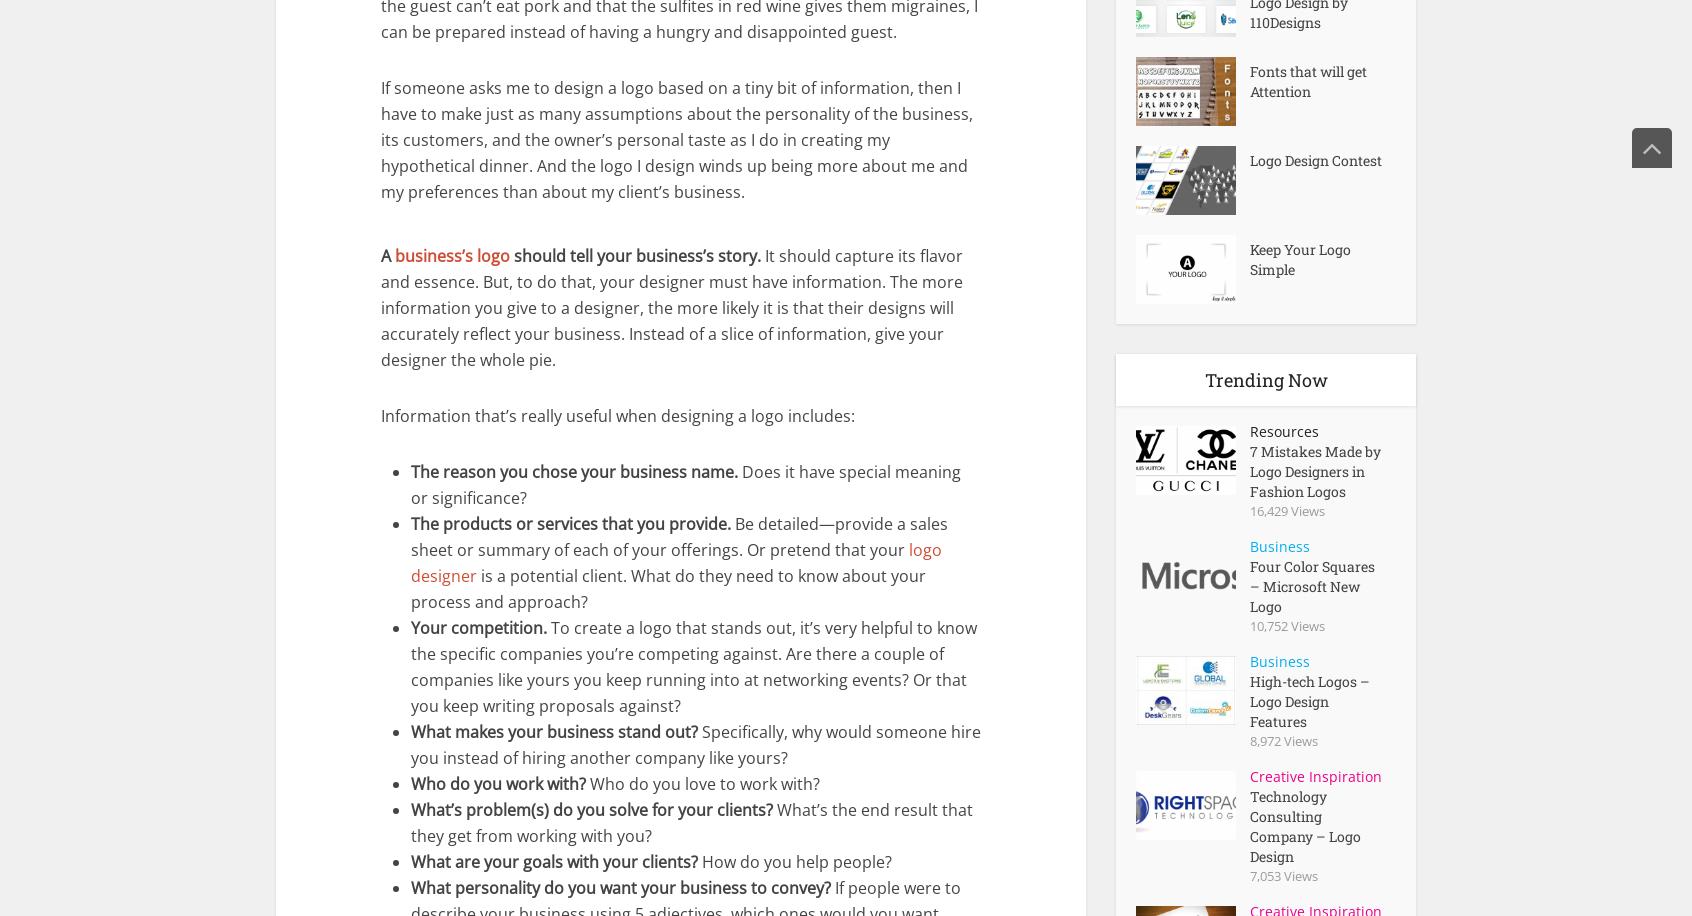 This screenshot has width=1692, height=916. I want to click on '10,752 Views', so click(1286, 624).